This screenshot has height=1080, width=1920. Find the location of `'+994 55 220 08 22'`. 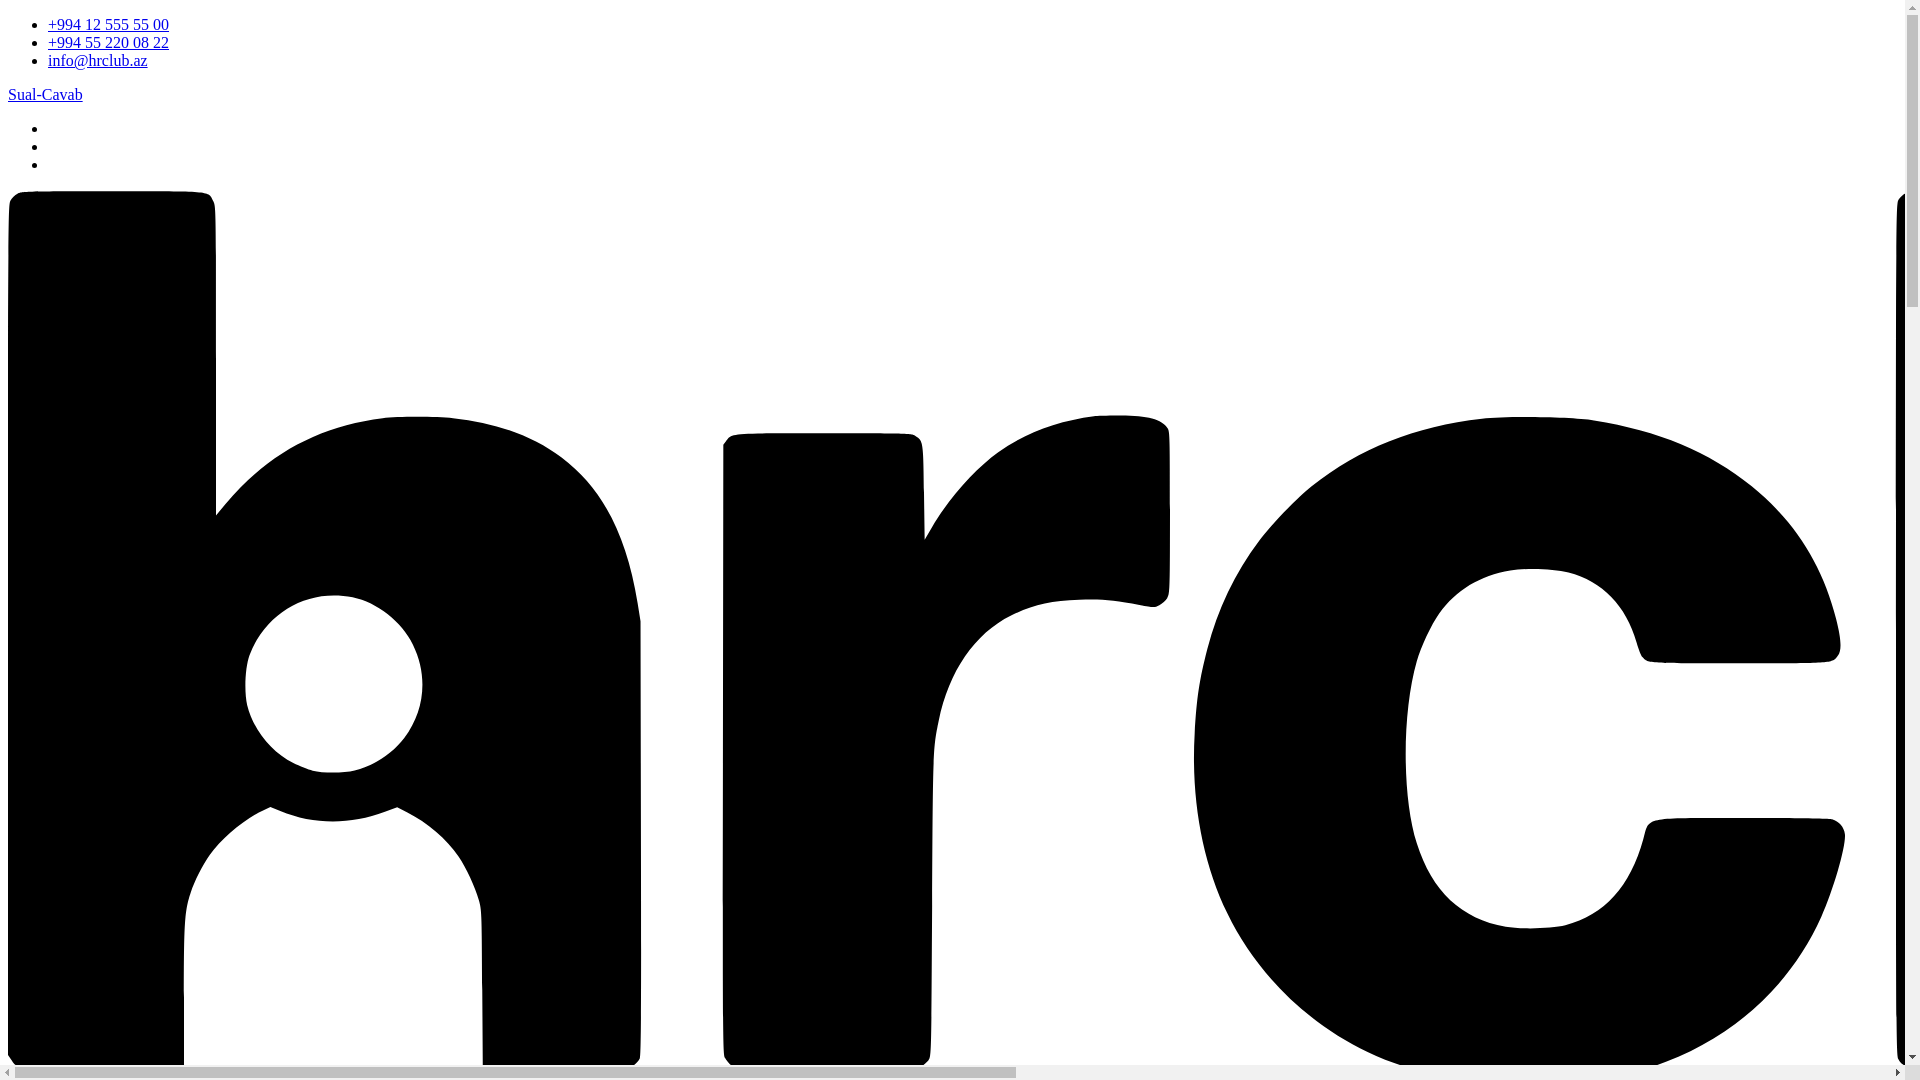

'+994 55 220 08 22' is located at coordinates (48, 42).